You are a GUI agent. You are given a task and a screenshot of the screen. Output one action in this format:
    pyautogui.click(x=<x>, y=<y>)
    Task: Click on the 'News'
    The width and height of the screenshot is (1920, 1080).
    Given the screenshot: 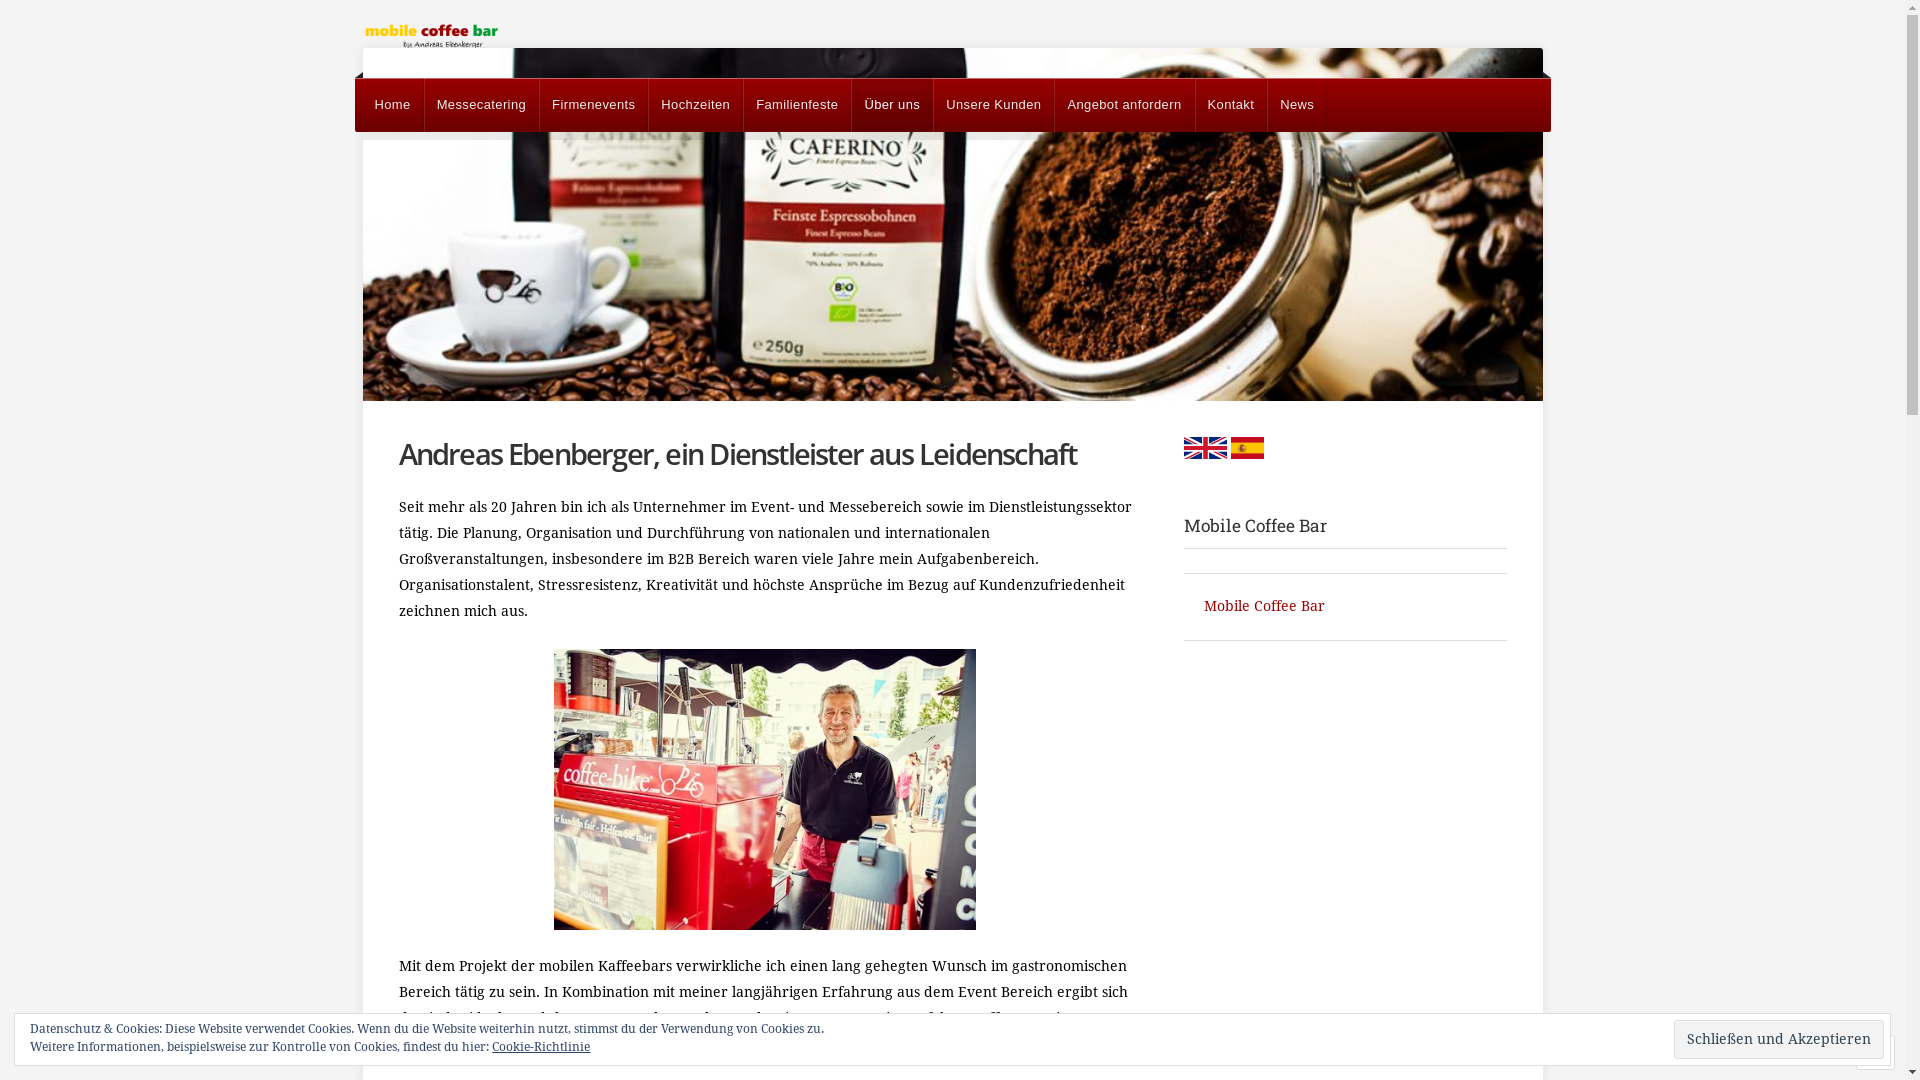 What is the action you would take?
    pyautogui.click(x=1296, y=104)
    